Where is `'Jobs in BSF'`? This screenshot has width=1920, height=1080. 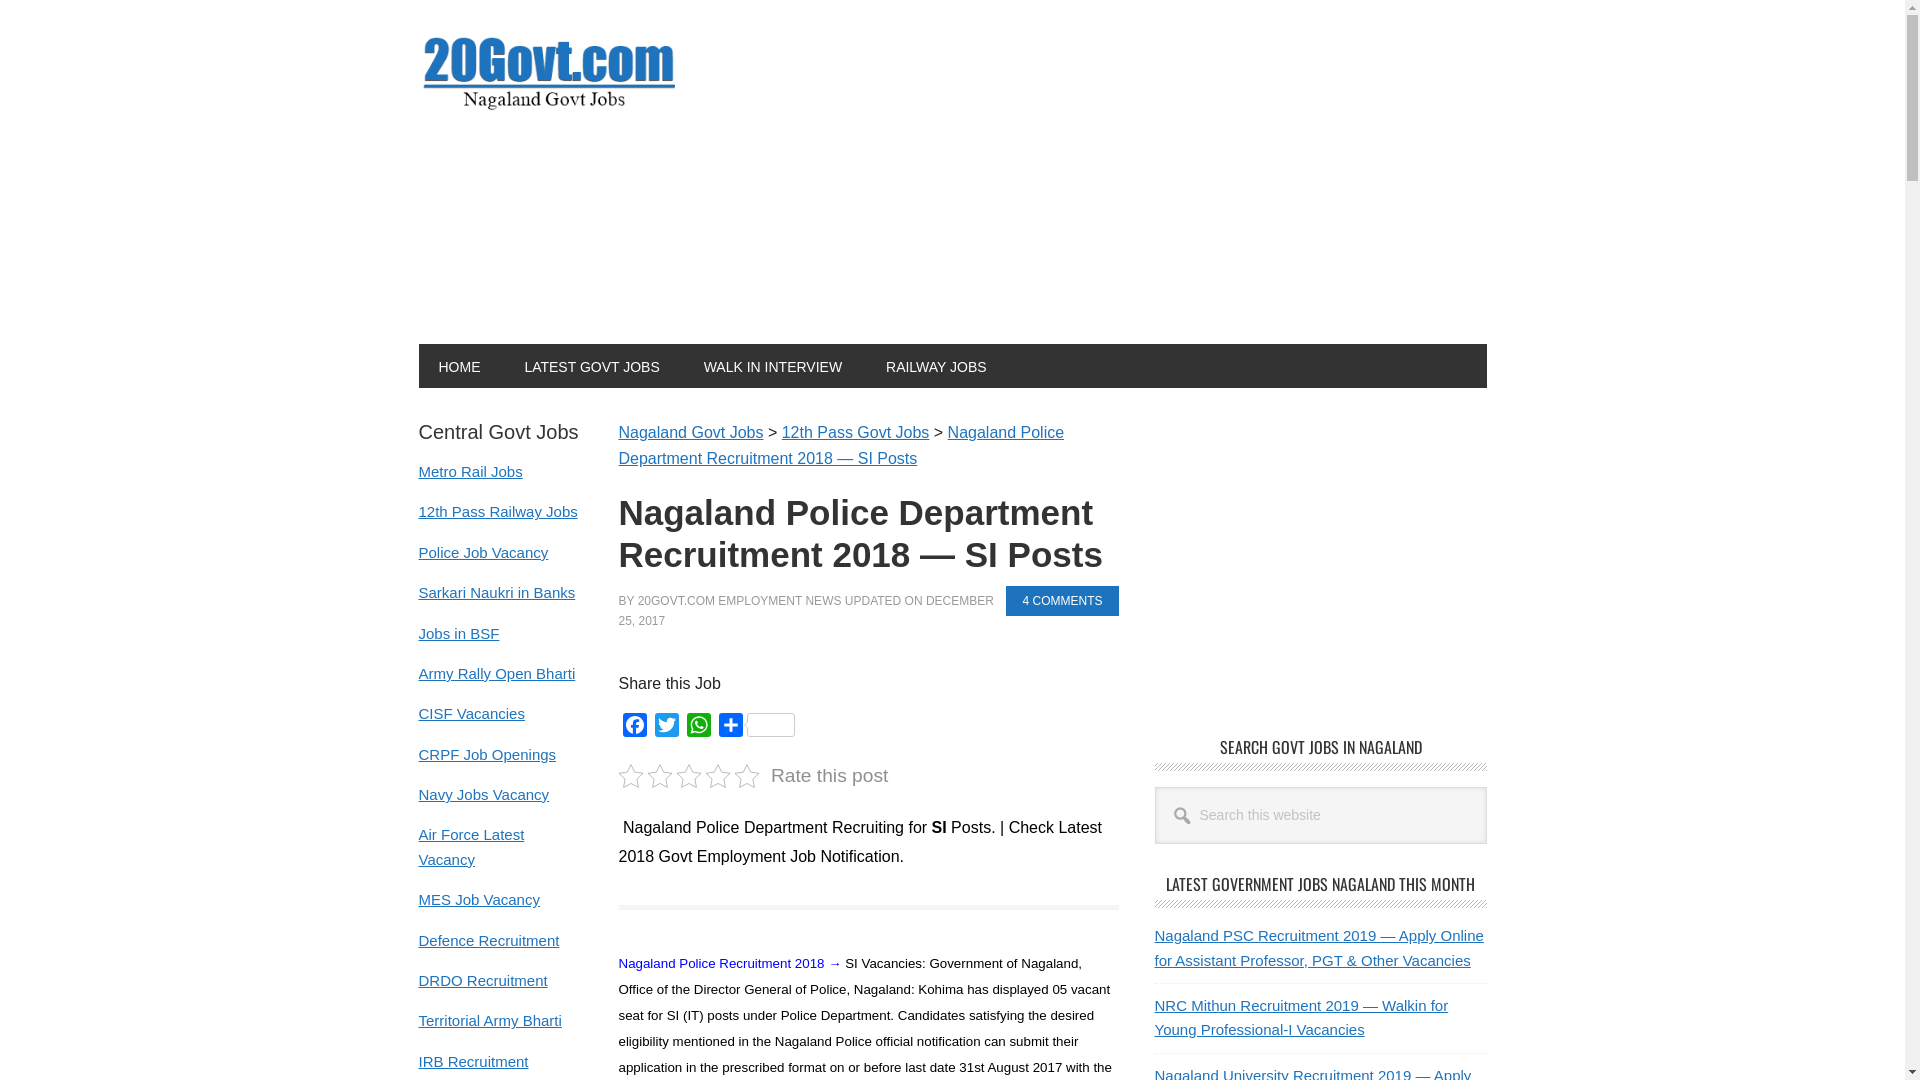
'Jobs in BSF' is located at coordinates (457, 632).